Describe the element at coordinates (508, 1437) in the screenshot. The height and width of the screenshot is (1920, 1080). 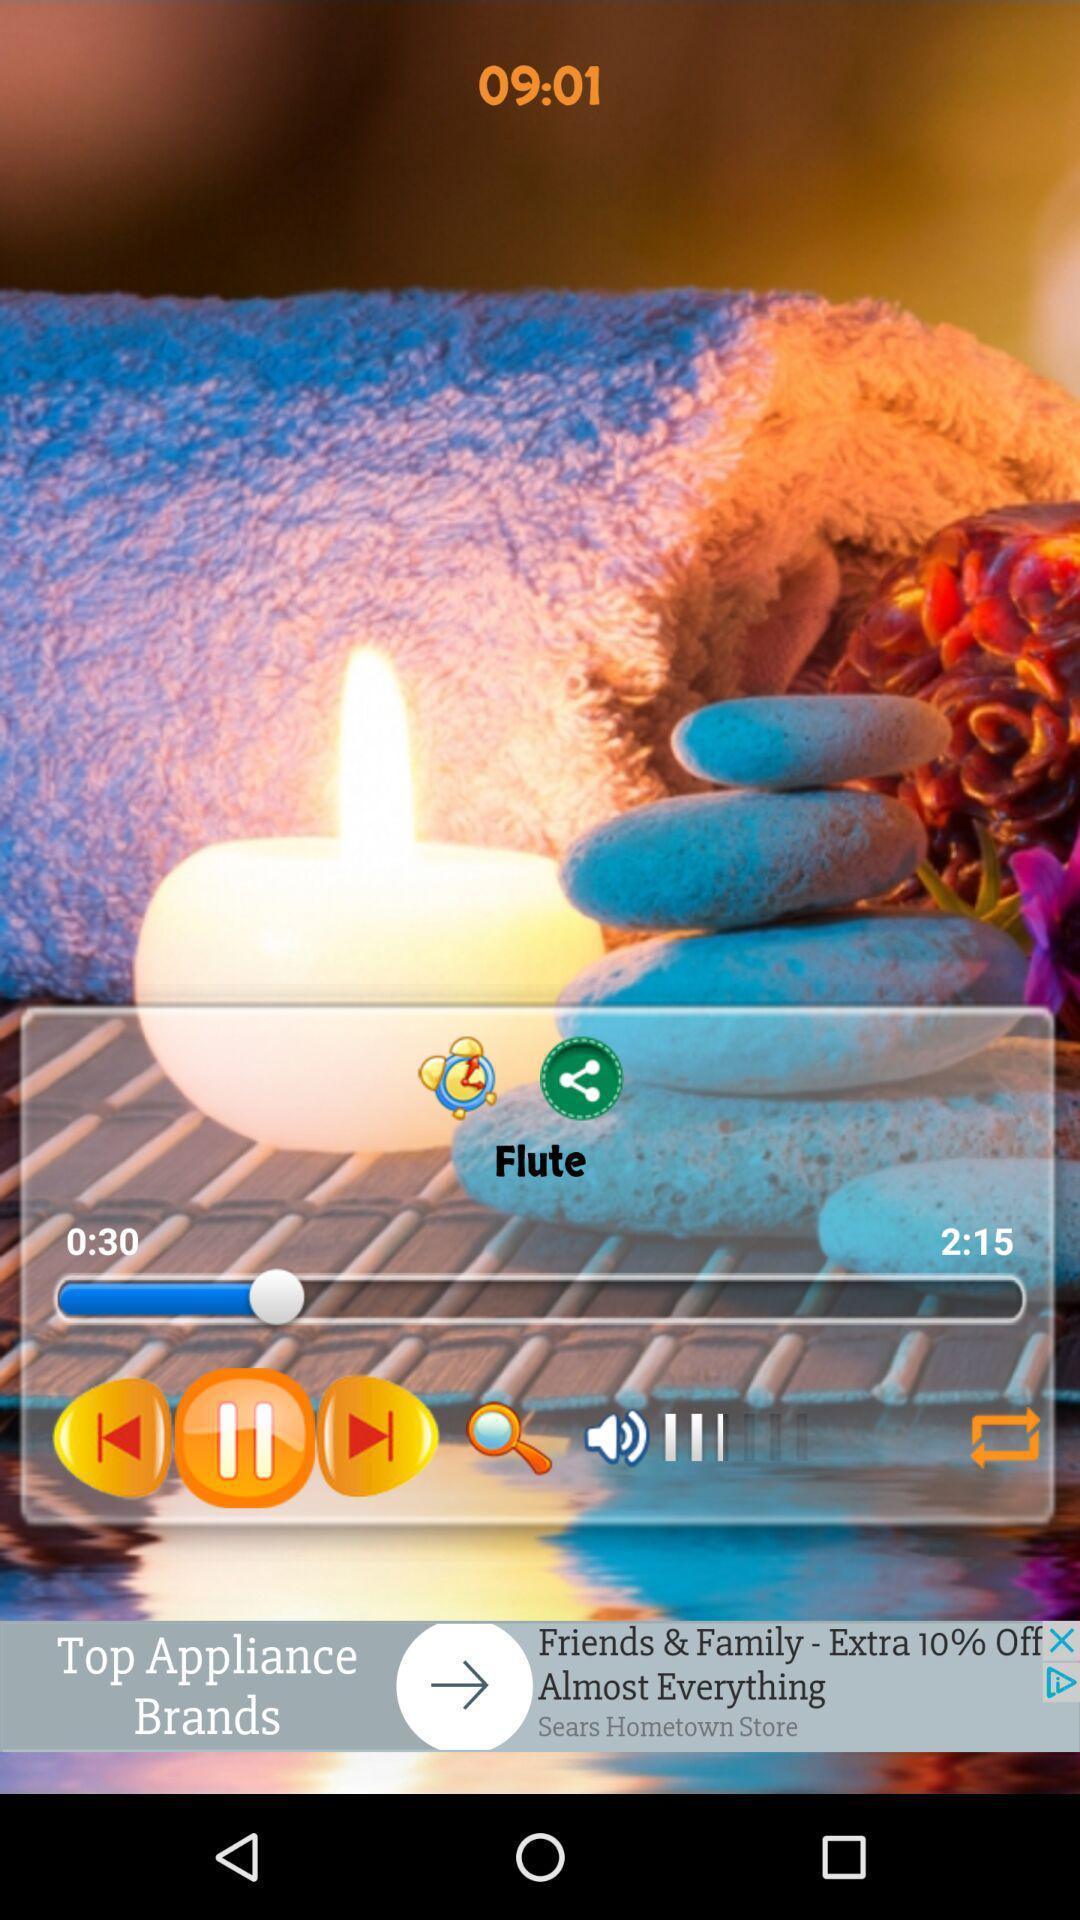
I see `search option` at that location.